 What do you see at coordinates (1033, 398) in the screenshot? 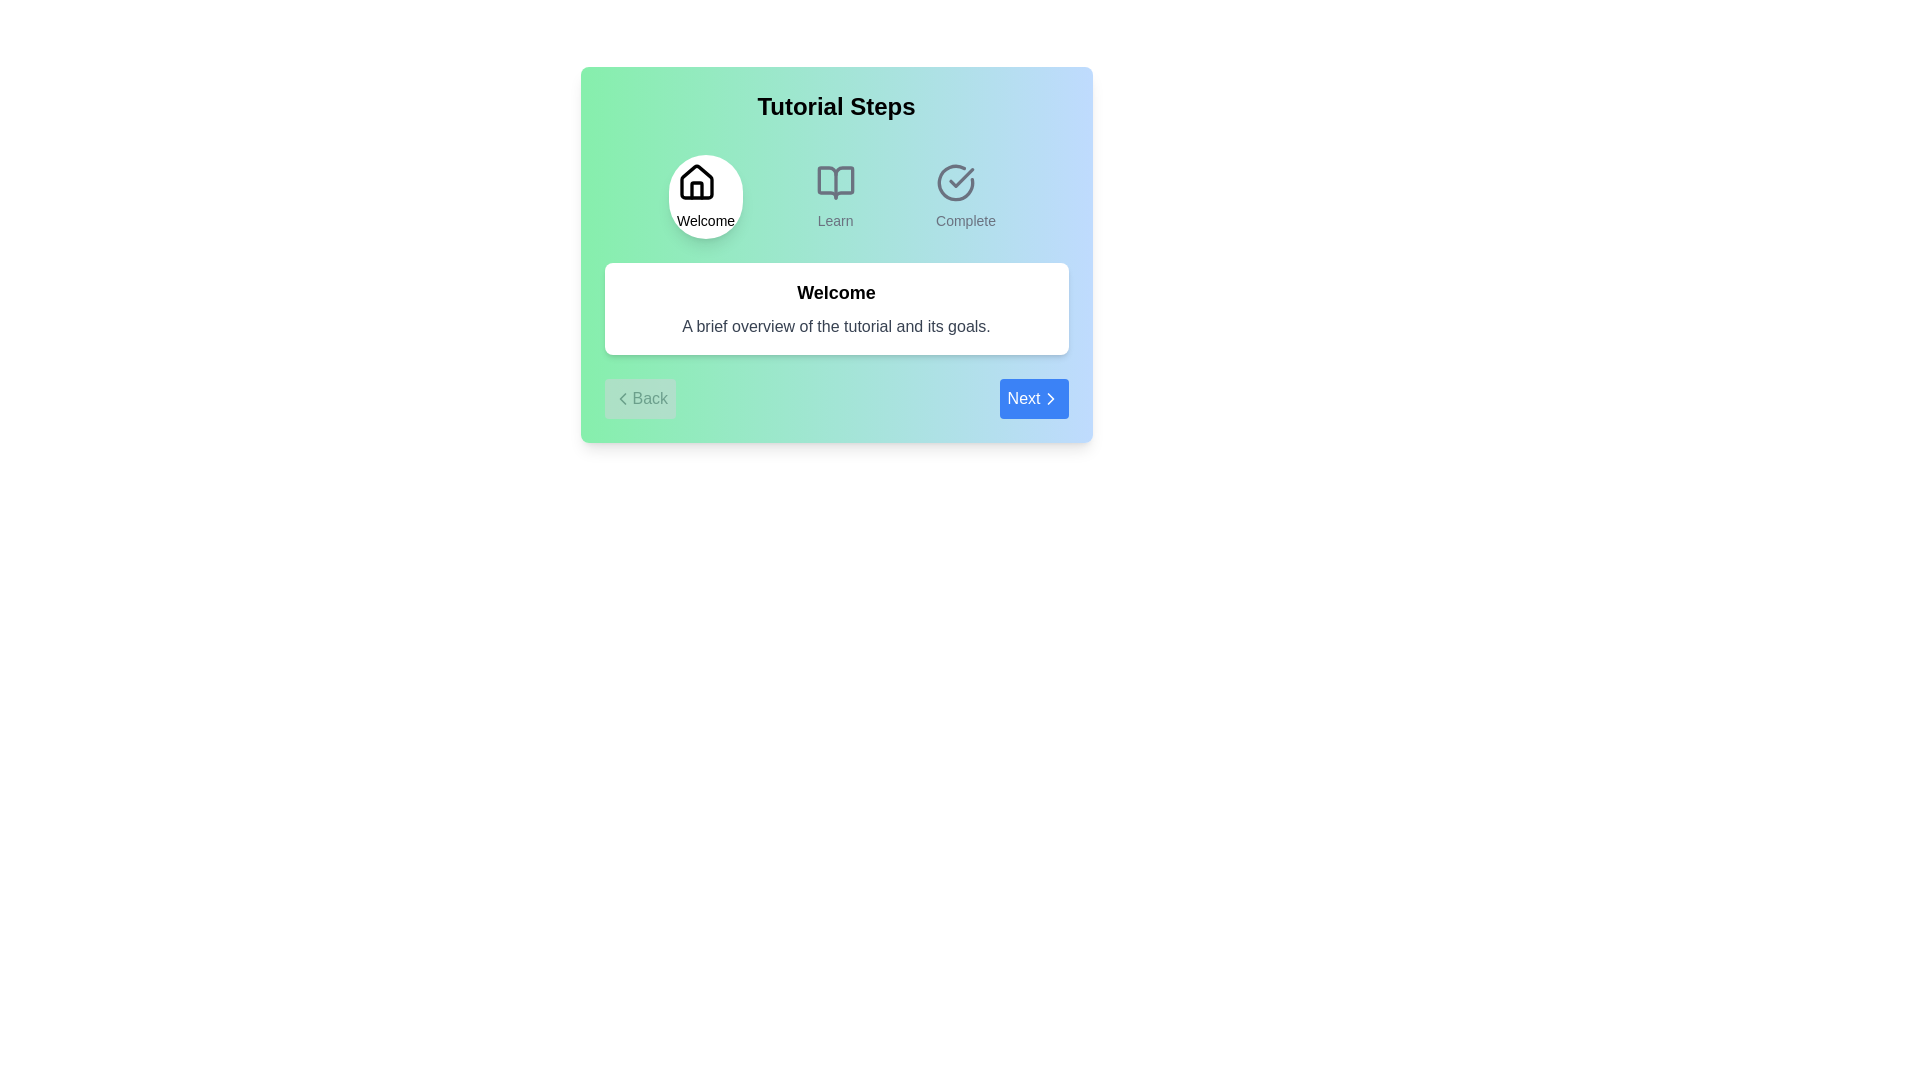
I see `the 'Next' button to navigate to the next step` at bounding box center [1033, 398].